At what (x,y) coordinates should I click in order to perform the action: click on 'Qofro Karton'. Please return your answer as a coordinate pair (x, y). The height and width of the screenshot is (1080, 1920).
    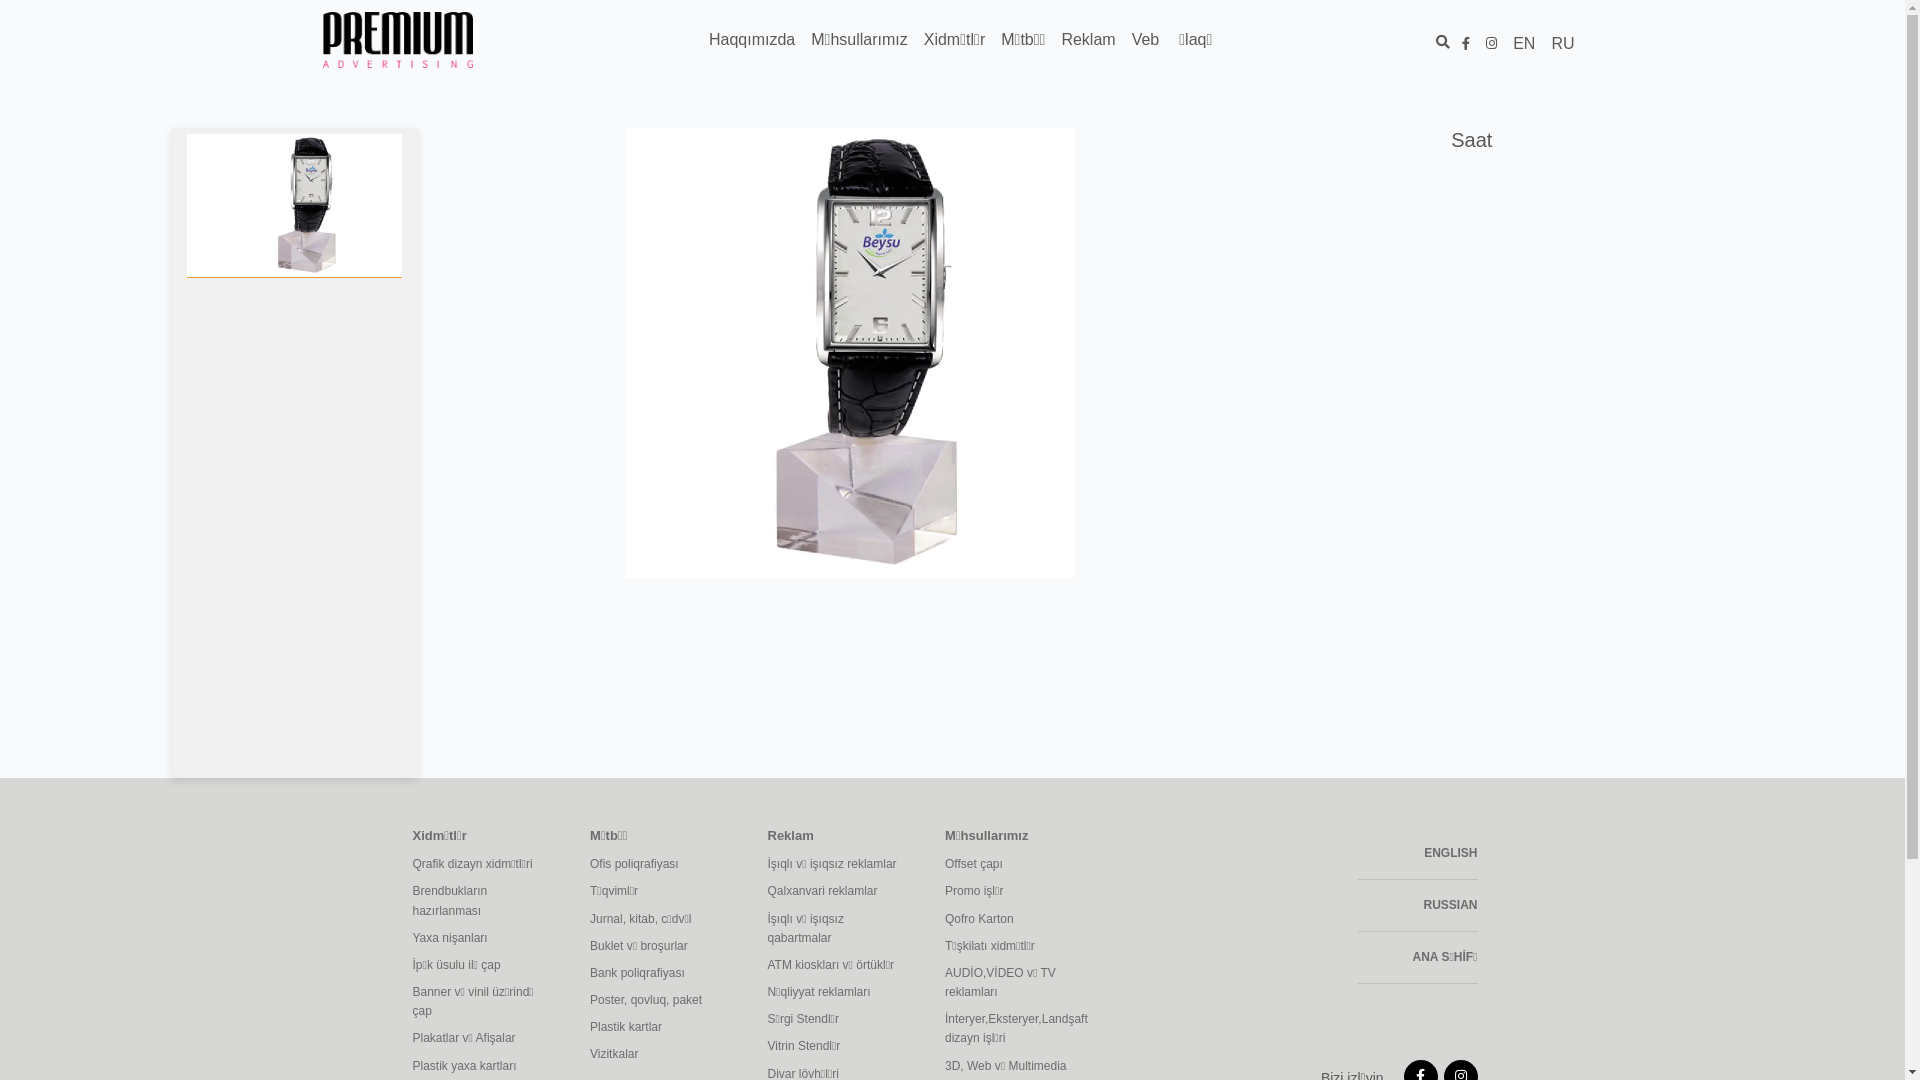
    Looking at the image, I should click on (1018, 919).